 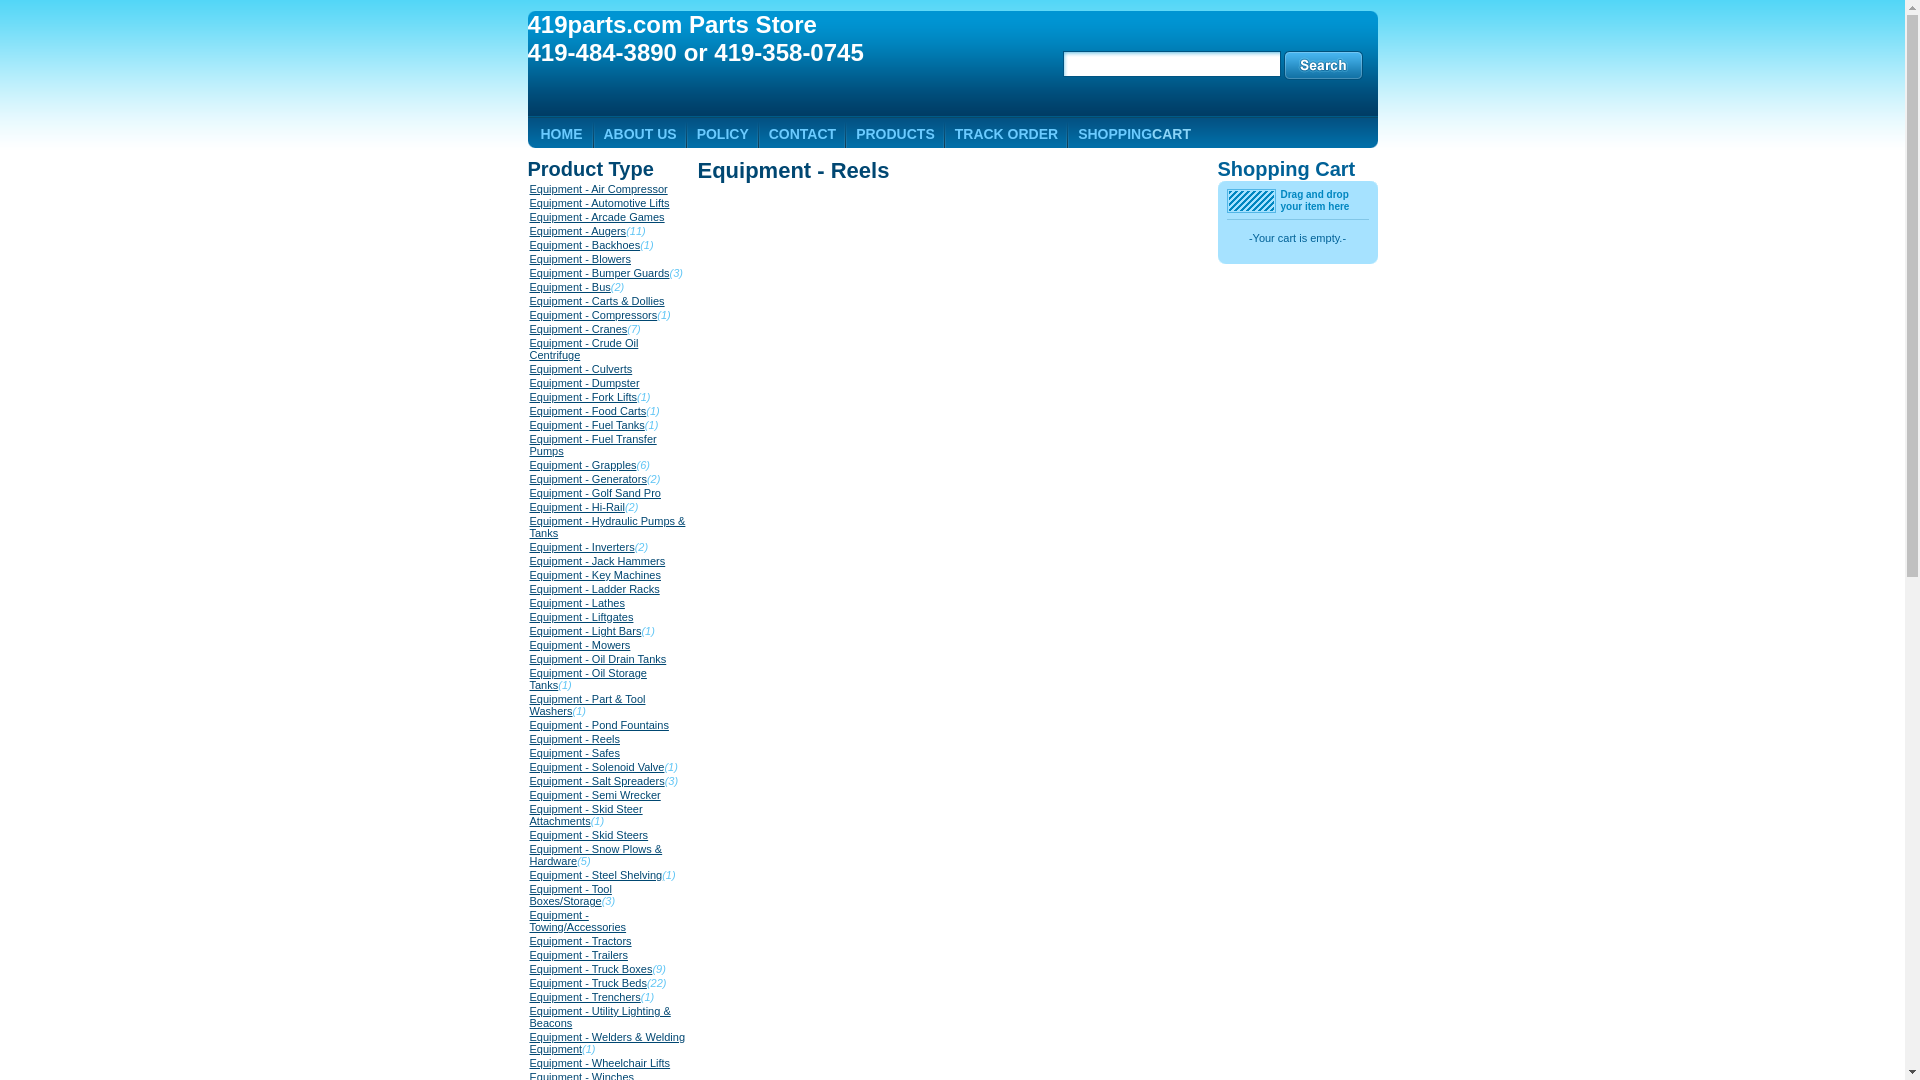 What do you see at coordinates (529, 601) in the screenshot?
I see `'Equipment - Lathes'` at bounding box center [529, 601].